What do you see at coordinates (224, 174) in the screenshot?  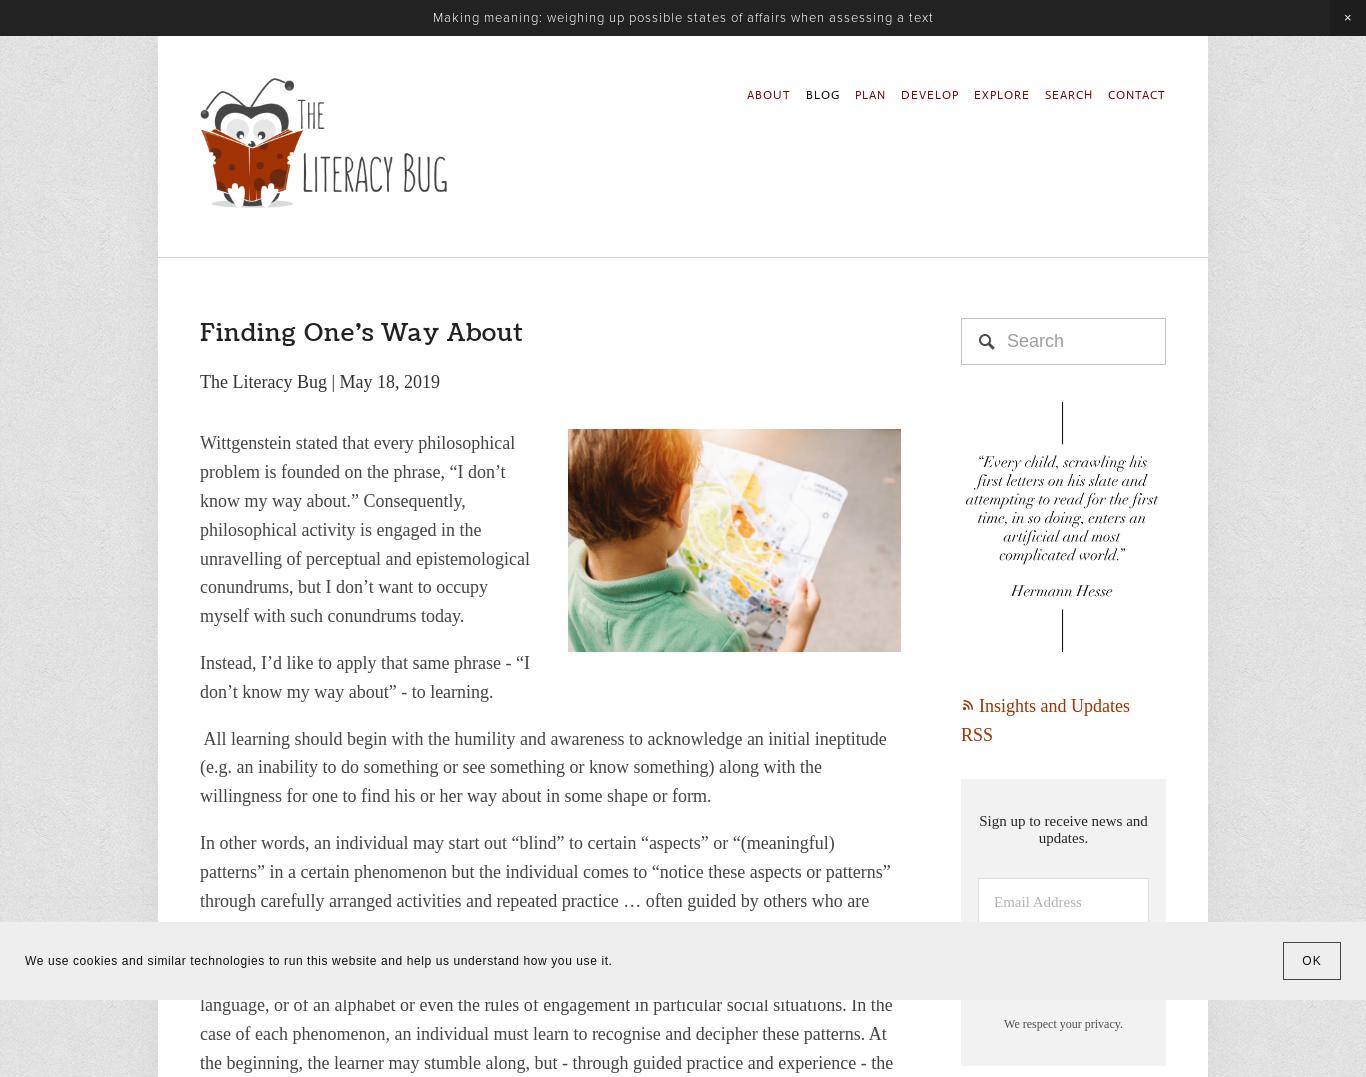 I see `'Develop'` at bounding box center [224, 174].